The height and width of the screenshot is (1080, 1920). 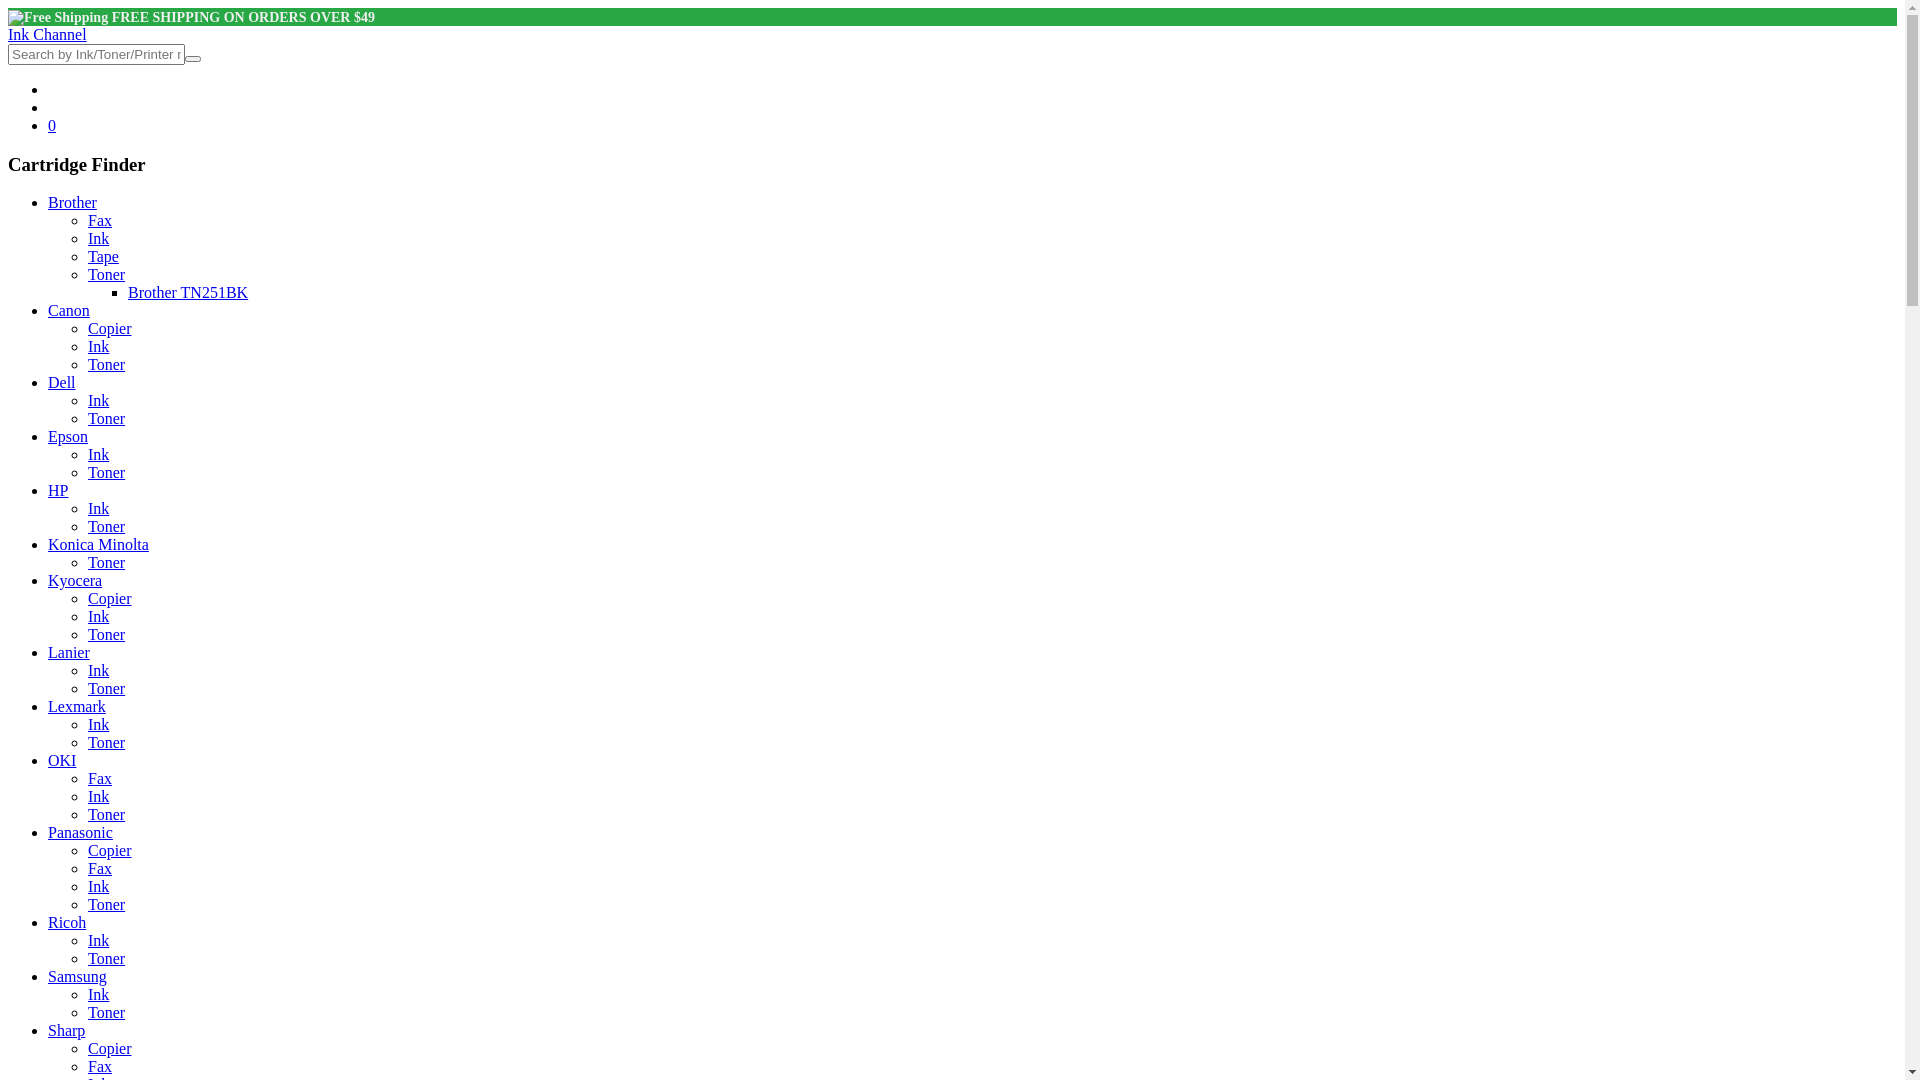 What do you see at coordinates (192, 57) in the screenshot?
I see `'Search'` at bounding box center [192, 57].